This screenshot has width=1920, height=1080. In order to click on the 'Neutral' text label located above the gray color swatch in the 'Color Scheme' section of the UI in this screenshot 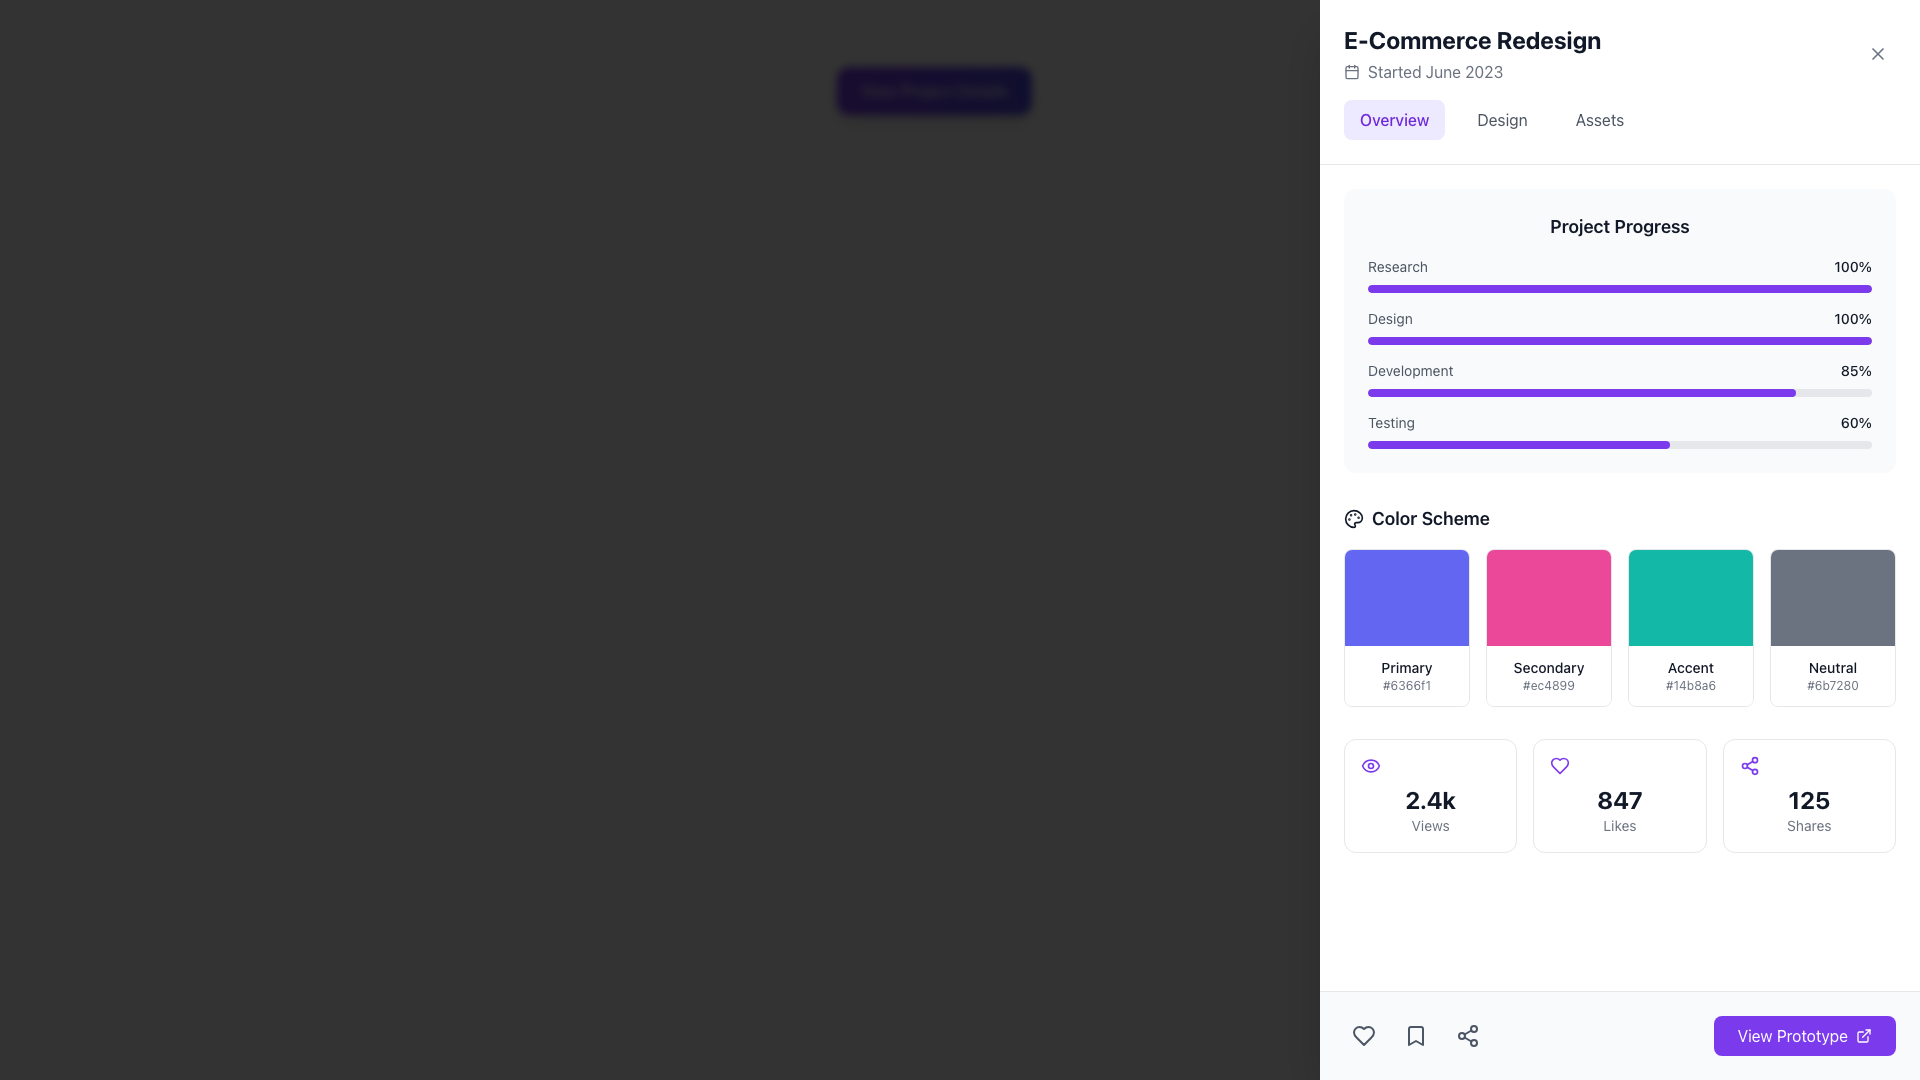, I will do `click(1833, 667)`.